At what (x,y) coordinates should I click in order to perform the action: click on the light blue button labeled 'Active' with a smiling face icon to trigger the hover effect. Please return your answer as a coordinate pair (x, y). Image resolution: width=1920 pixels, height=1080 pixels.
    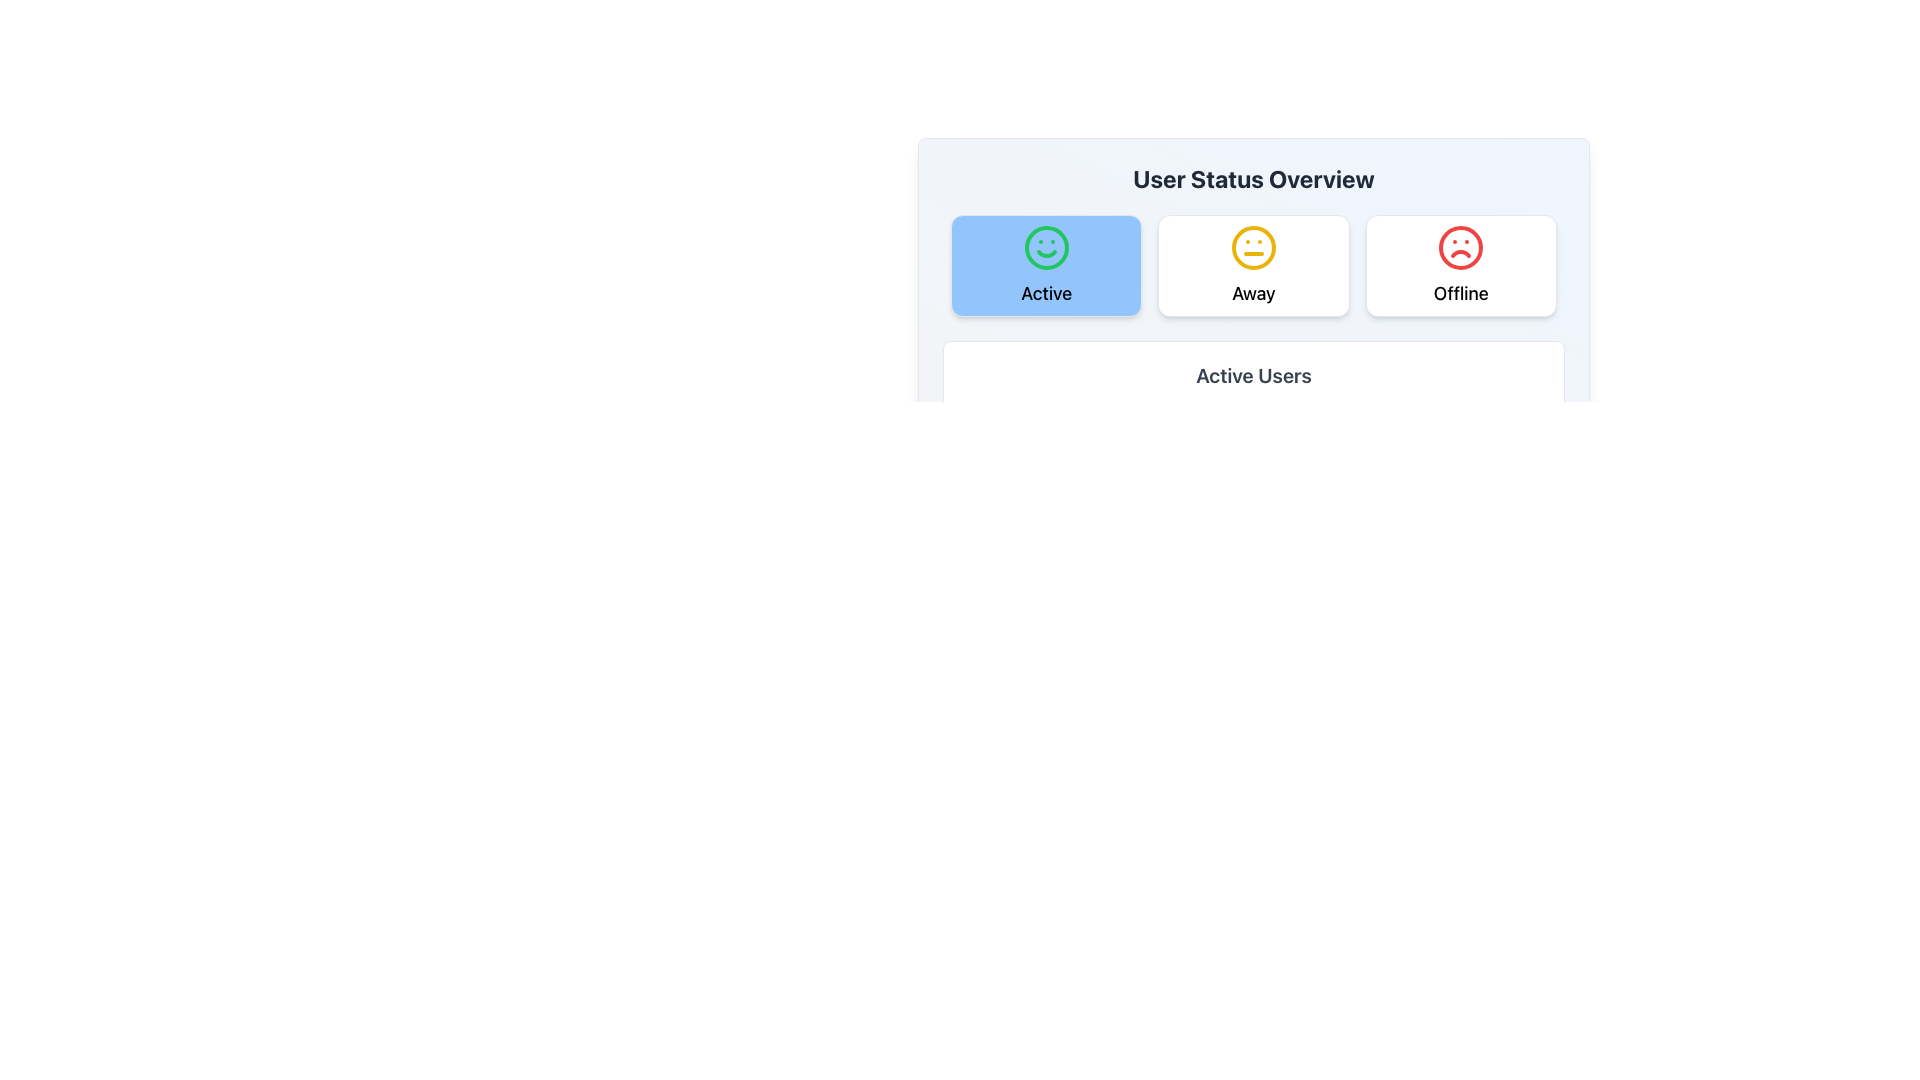
    Looking at the image, I should click on (1045, 265).